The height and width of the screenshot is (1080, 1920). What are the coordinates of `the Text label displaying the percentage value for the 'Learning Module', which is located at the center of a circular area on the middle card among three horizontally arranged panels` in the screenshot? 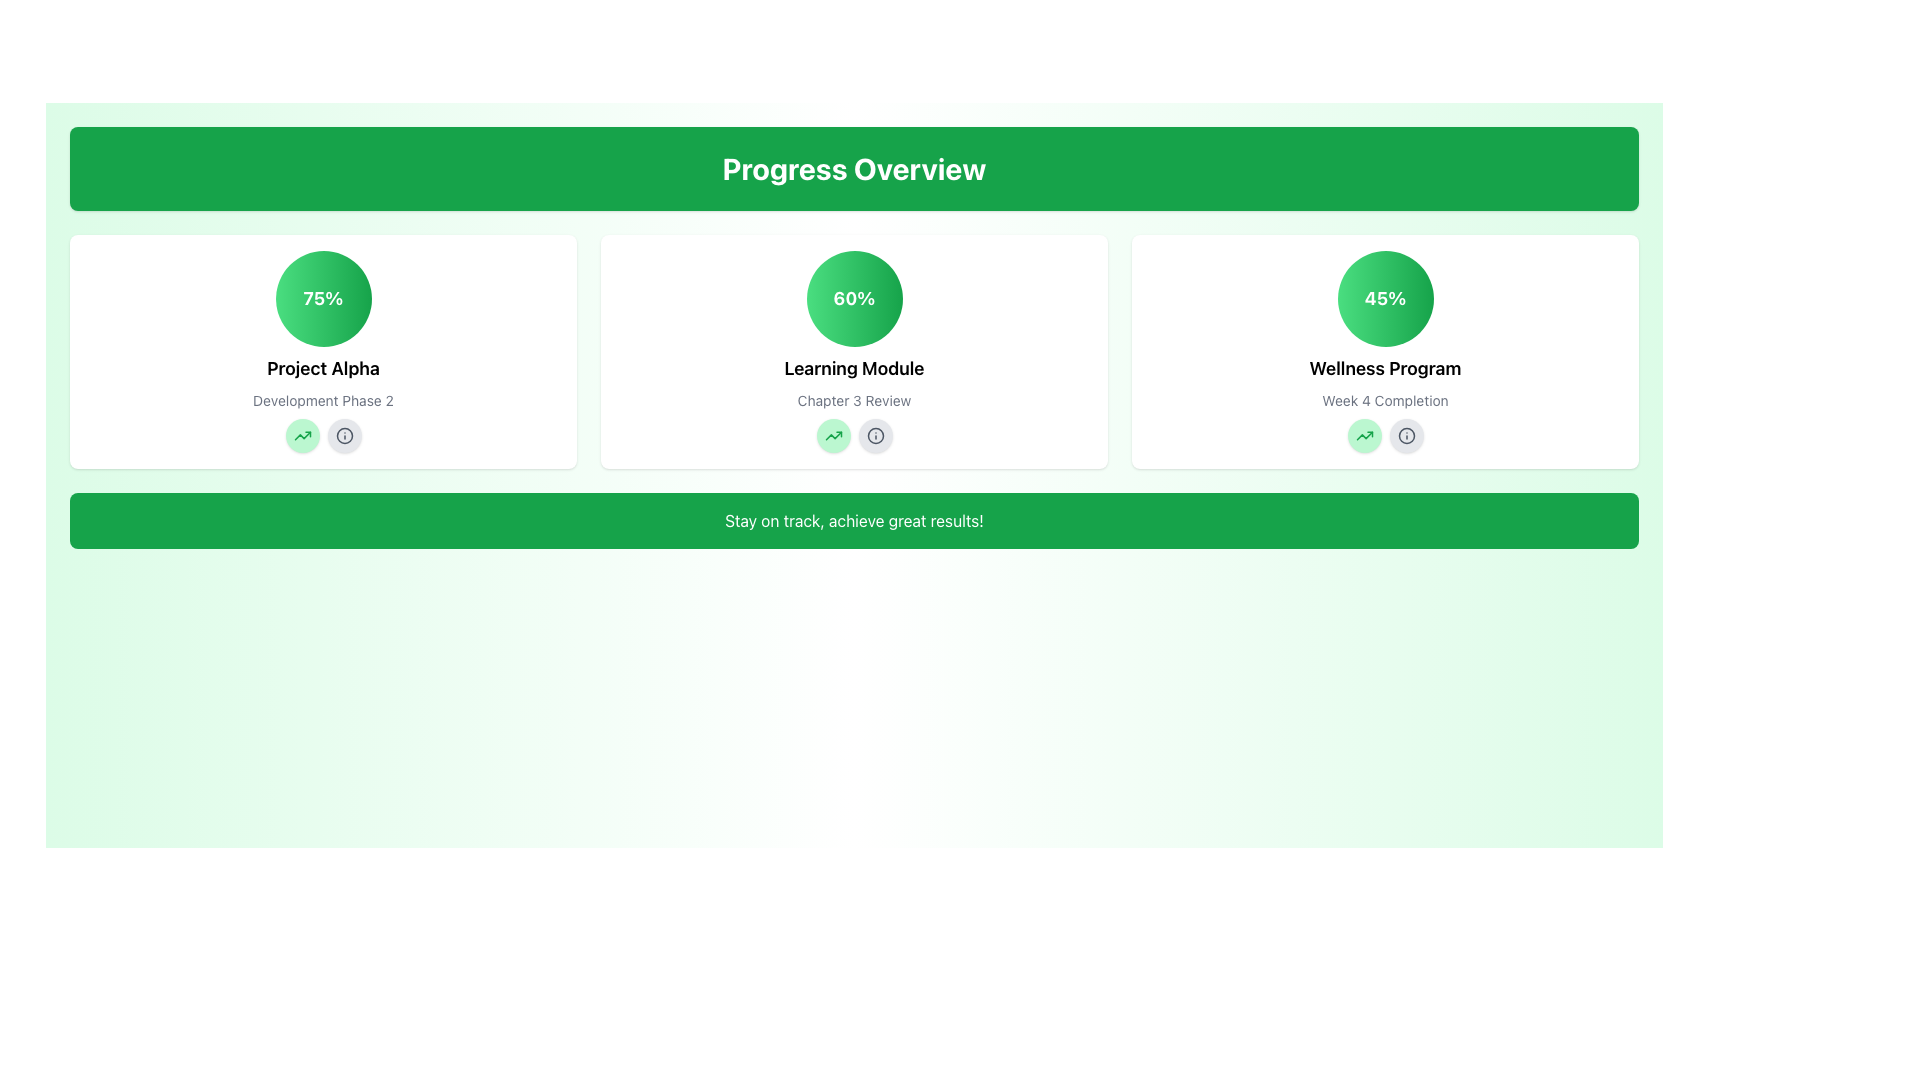 It's located at (854, 299).